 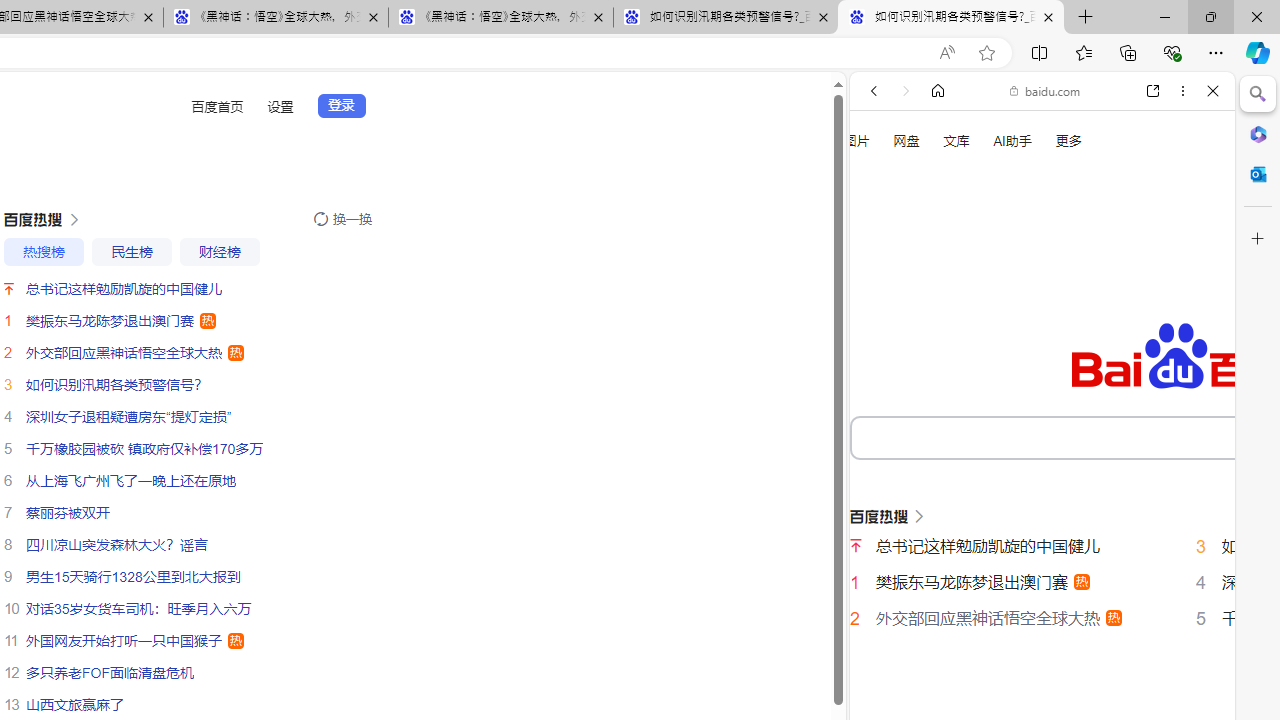 I want to click on 'Web scope', so click(x=881, y=180).